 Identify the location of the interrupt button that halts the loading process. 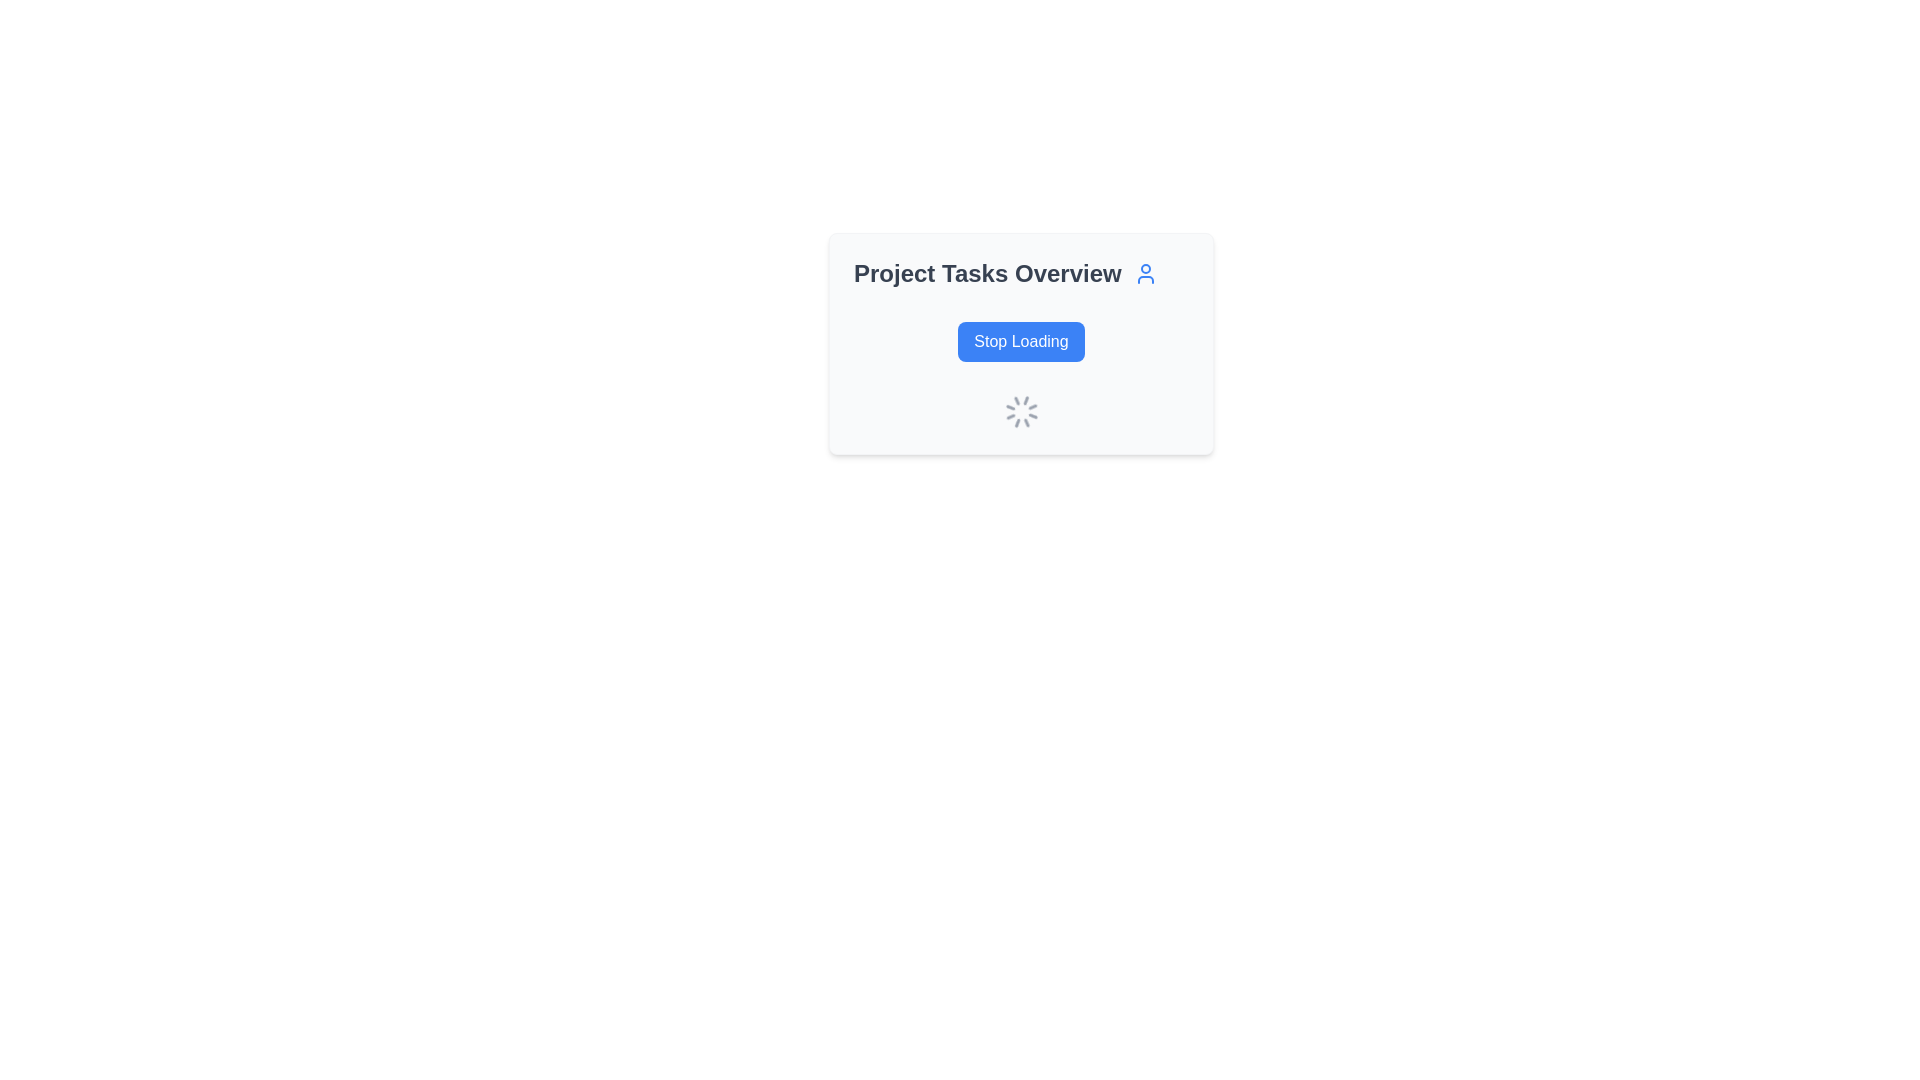
(1021, 341).